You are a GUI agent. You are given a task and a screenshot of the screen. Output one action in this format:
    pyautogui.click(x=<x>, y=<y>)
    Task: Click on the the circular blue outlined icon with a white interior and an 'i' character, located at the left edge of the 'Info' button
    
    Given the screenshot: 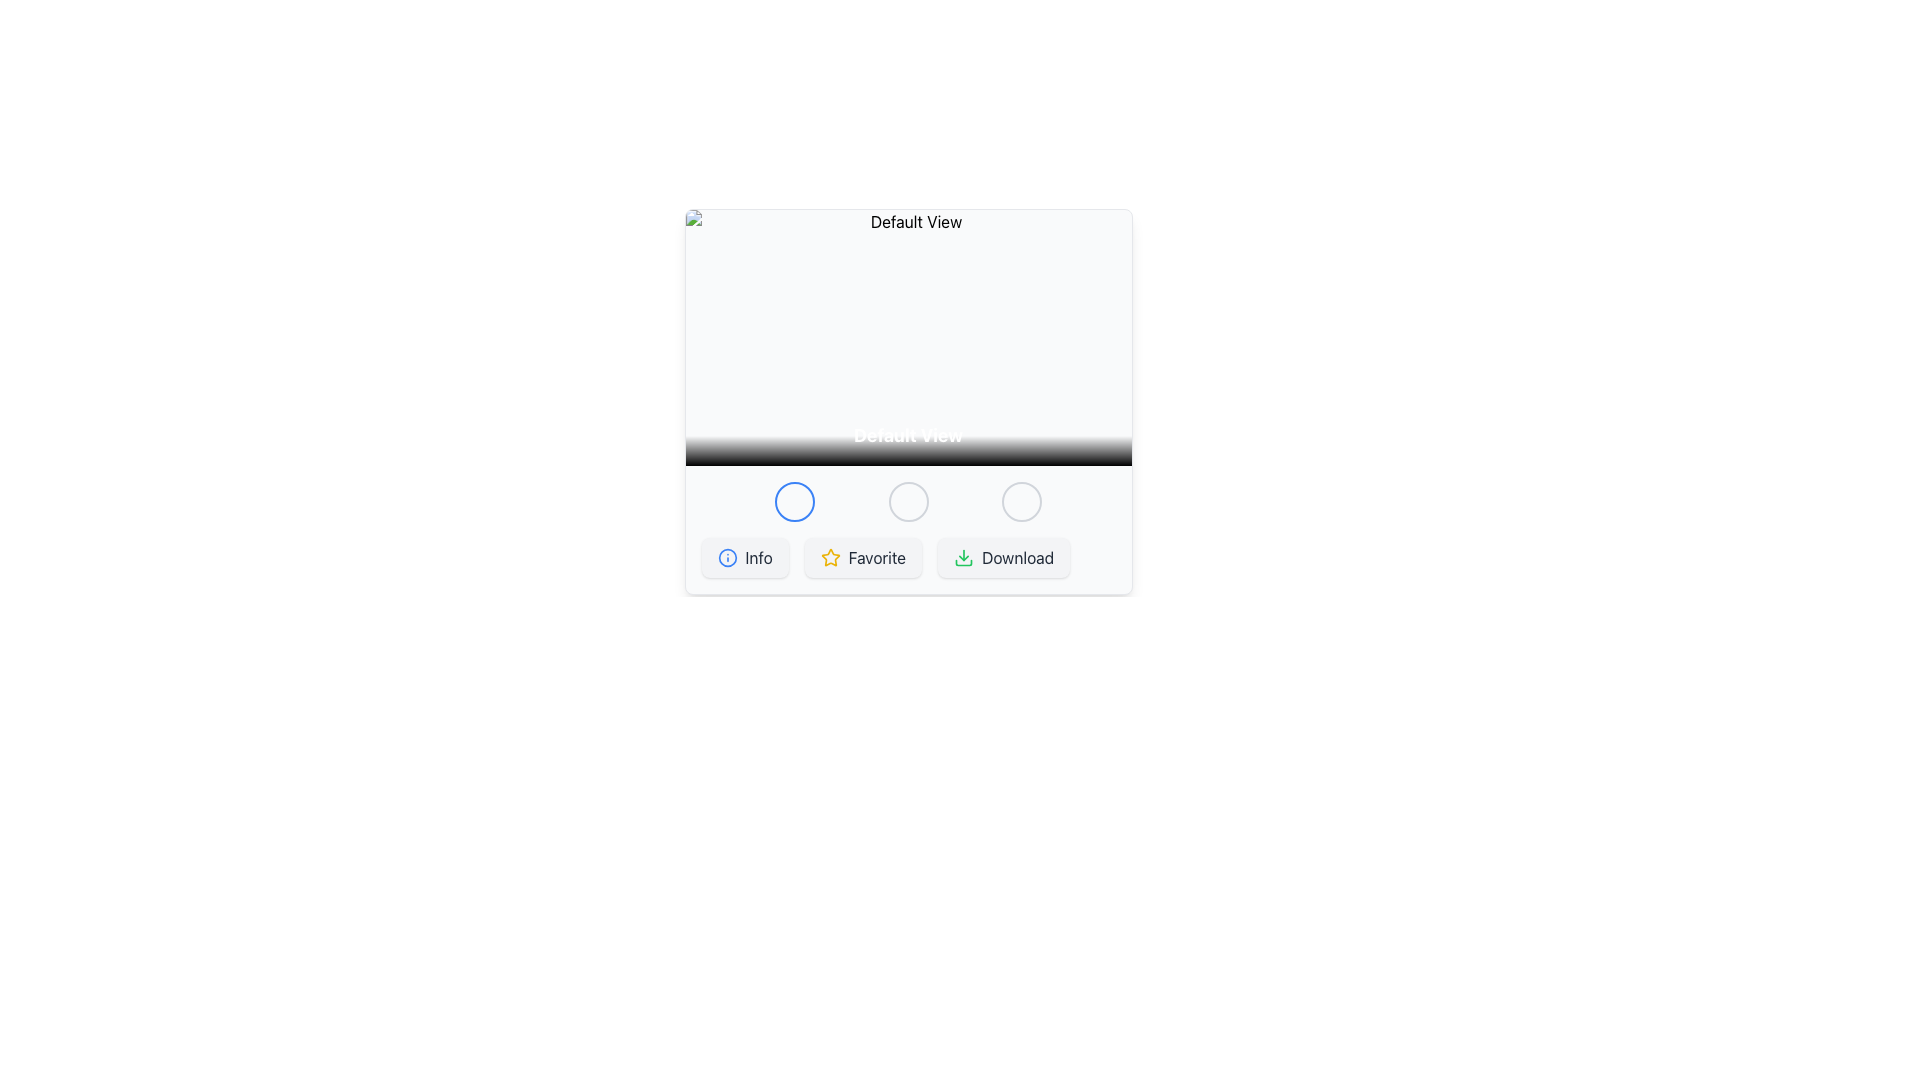 What is the action you would take?
    pyautogui.click(x=726, y=558)
    